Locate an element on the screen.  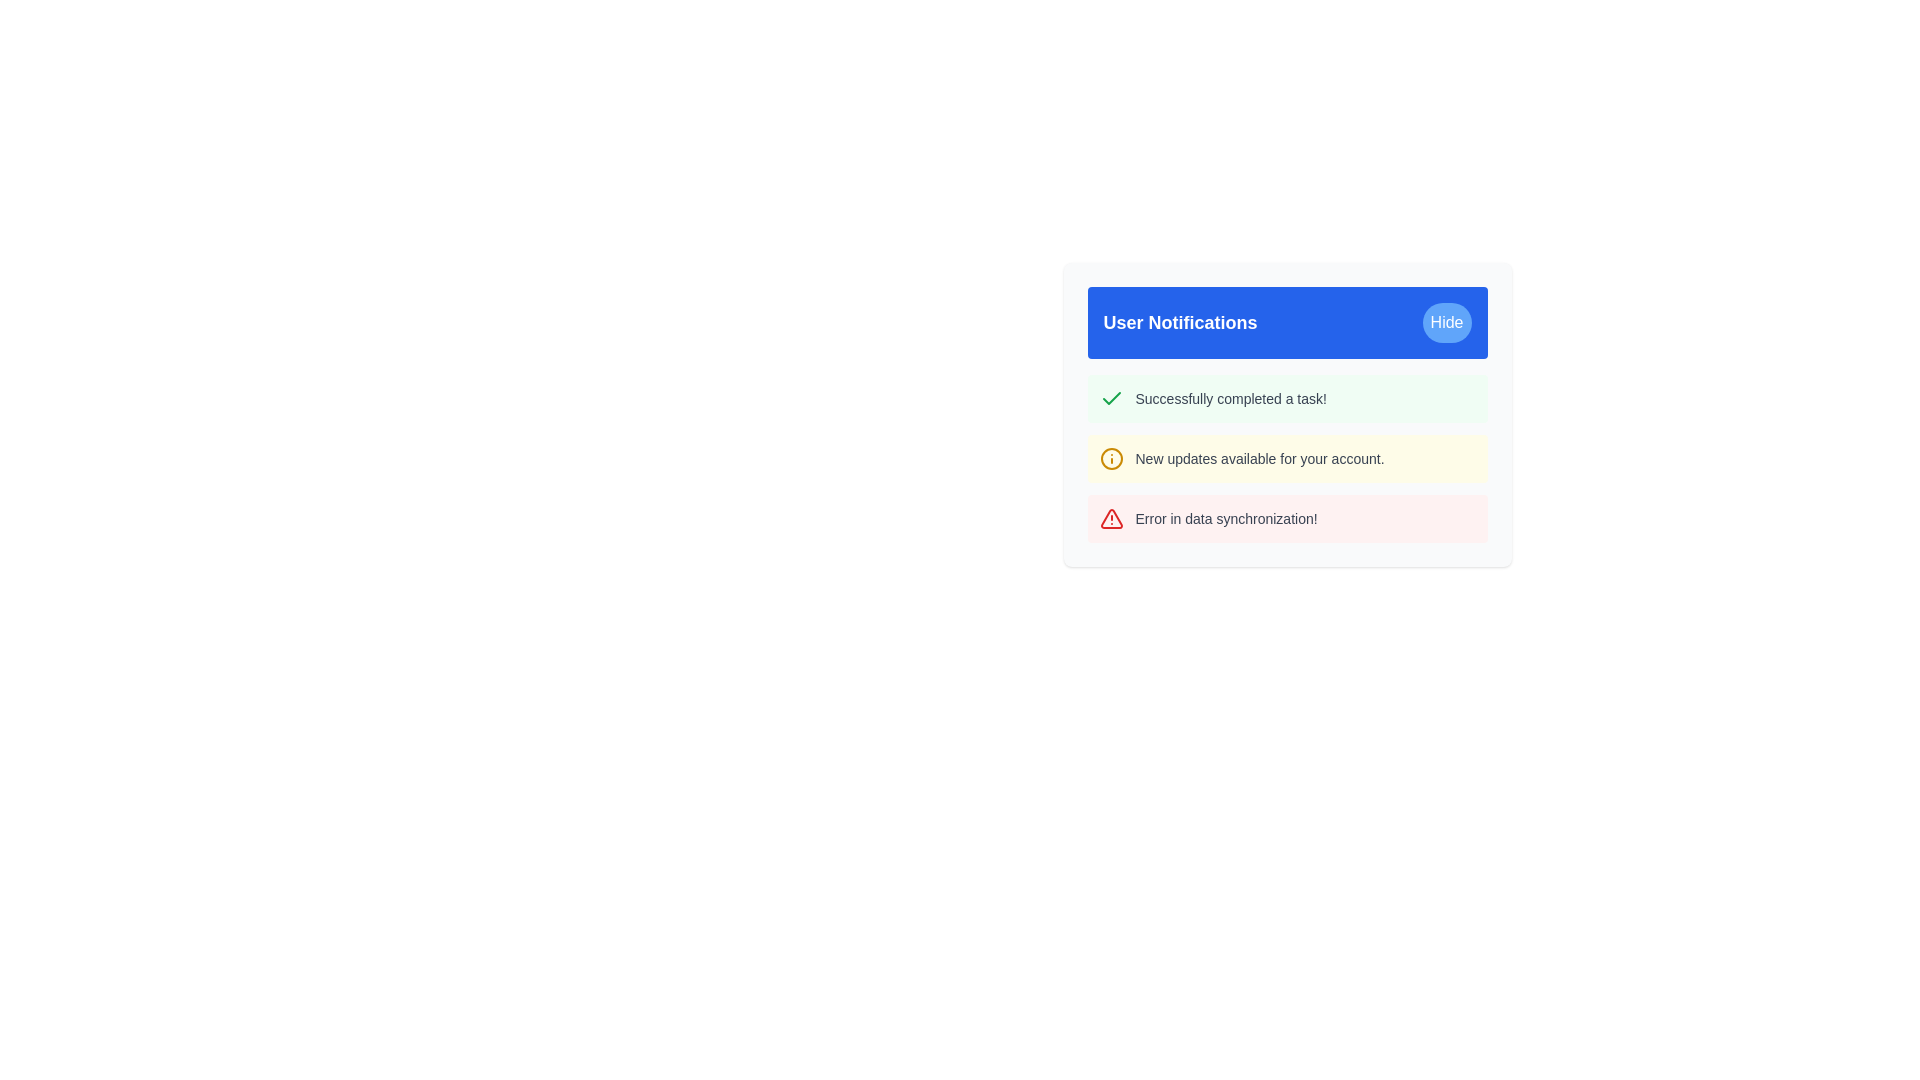
circular icon with a yellow outer border and exclamation point symbol located to the left of the text 'New updates available for your account' in the notification card is located at coordinates (1110, 459).